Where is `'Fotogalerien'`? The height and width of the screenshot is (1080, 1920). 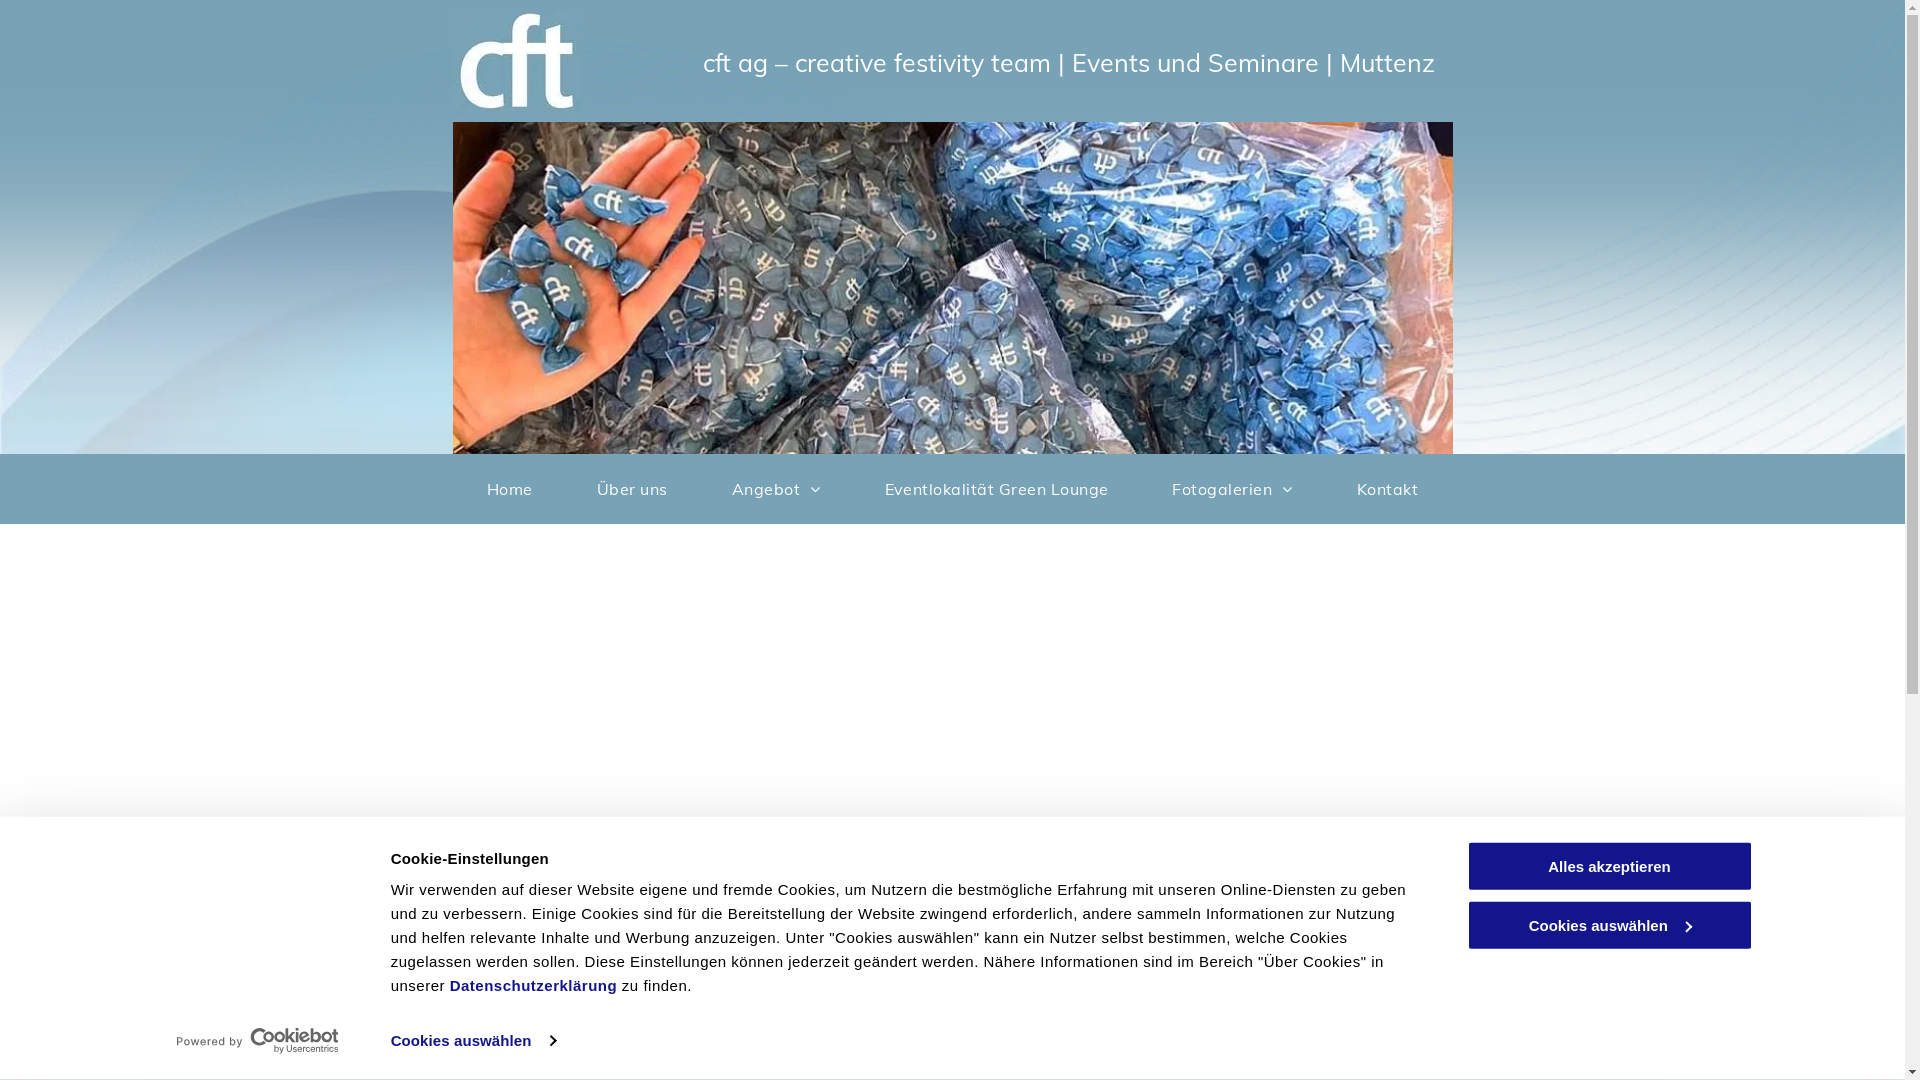 'Fotogalerien' is located at coordinates (1231, 489).